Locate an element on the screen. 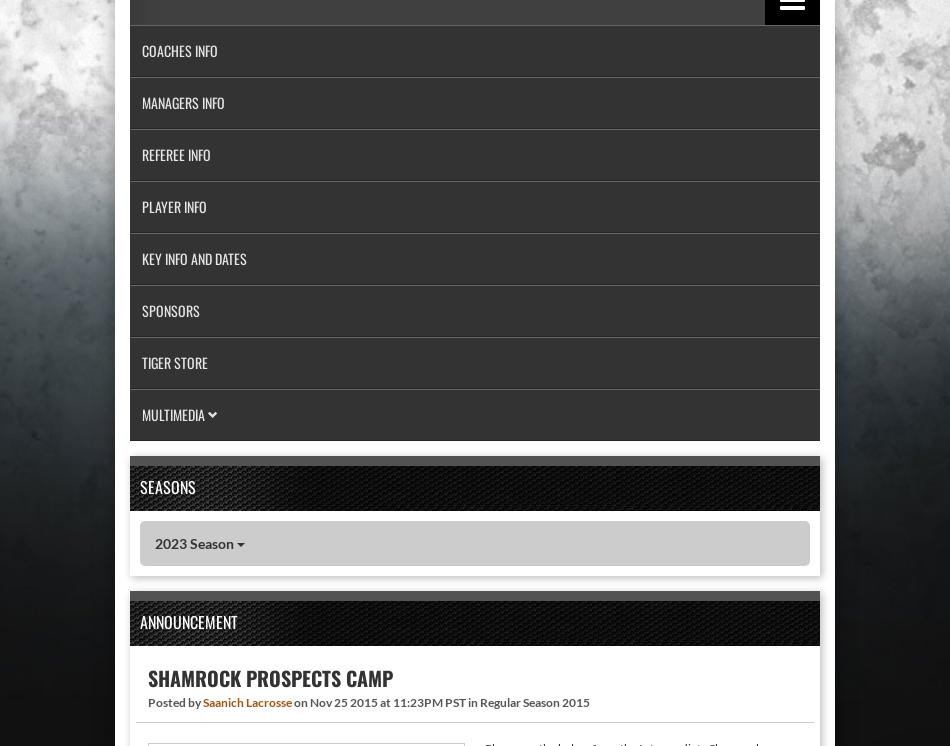 Image resolution: width=950 pixels, height=746 pixels. '2023 Season' is located at coordinates (155, 543).